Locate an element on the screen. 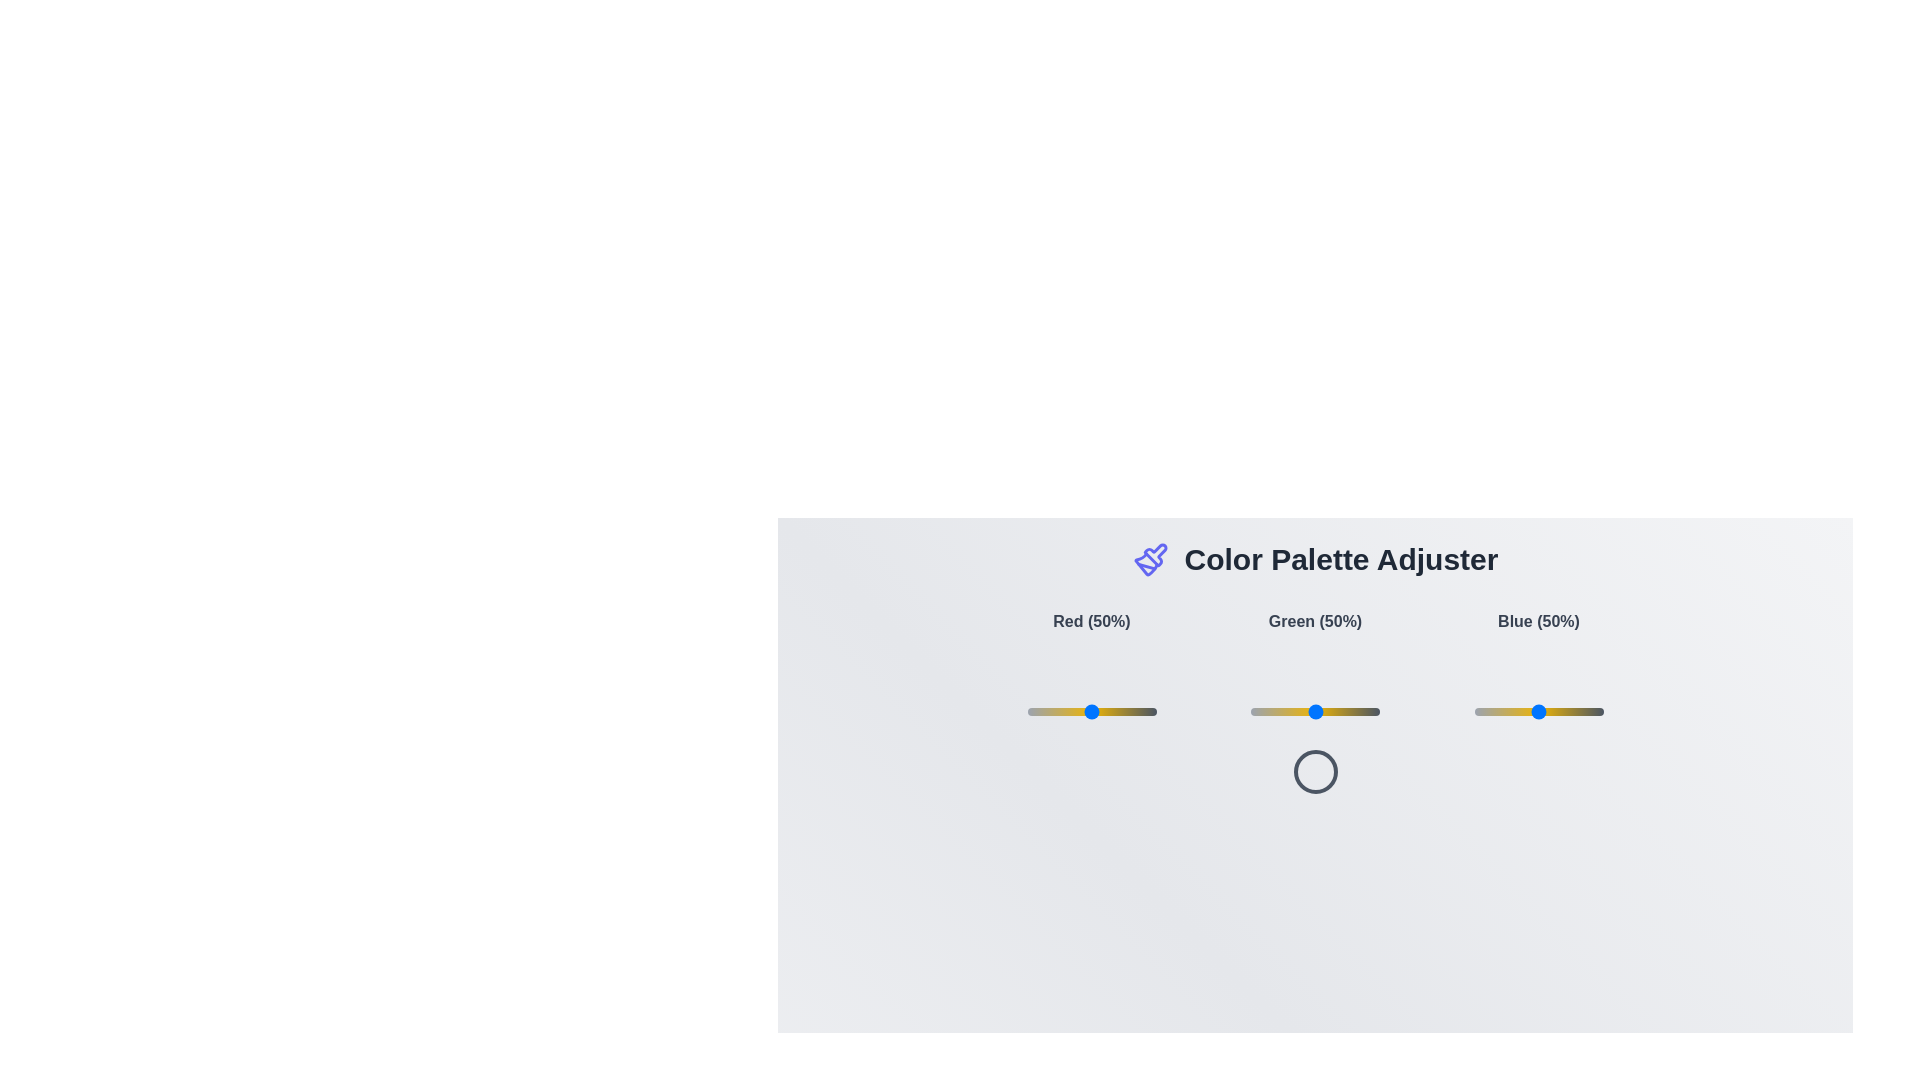 The image size is (1920, 1080). the blue color slider to 62% is located at coordinates (1553, 711).